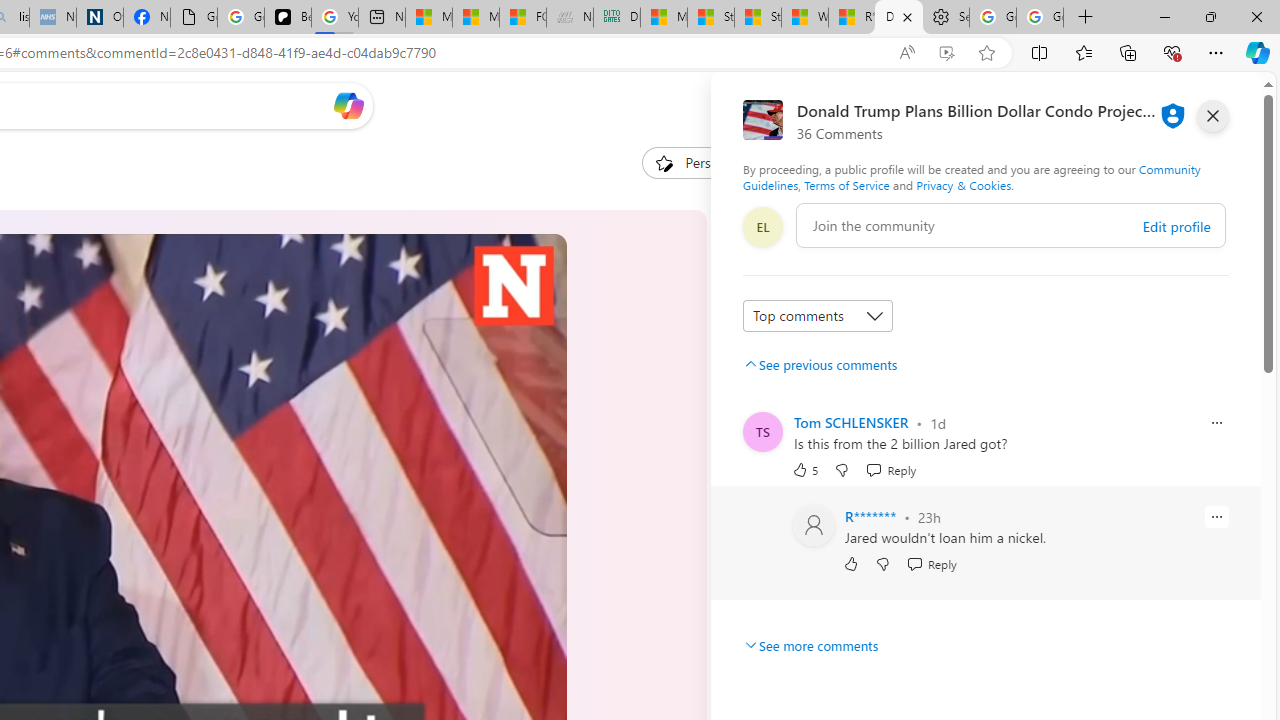 The width and height of the screenshot is (1280, 720). What do you see at coordinates (194, 17) in the screenshot?
I see `'Google Analytics Opt-out Browser Add-on Download Page'` at bounding box center [194, 17].